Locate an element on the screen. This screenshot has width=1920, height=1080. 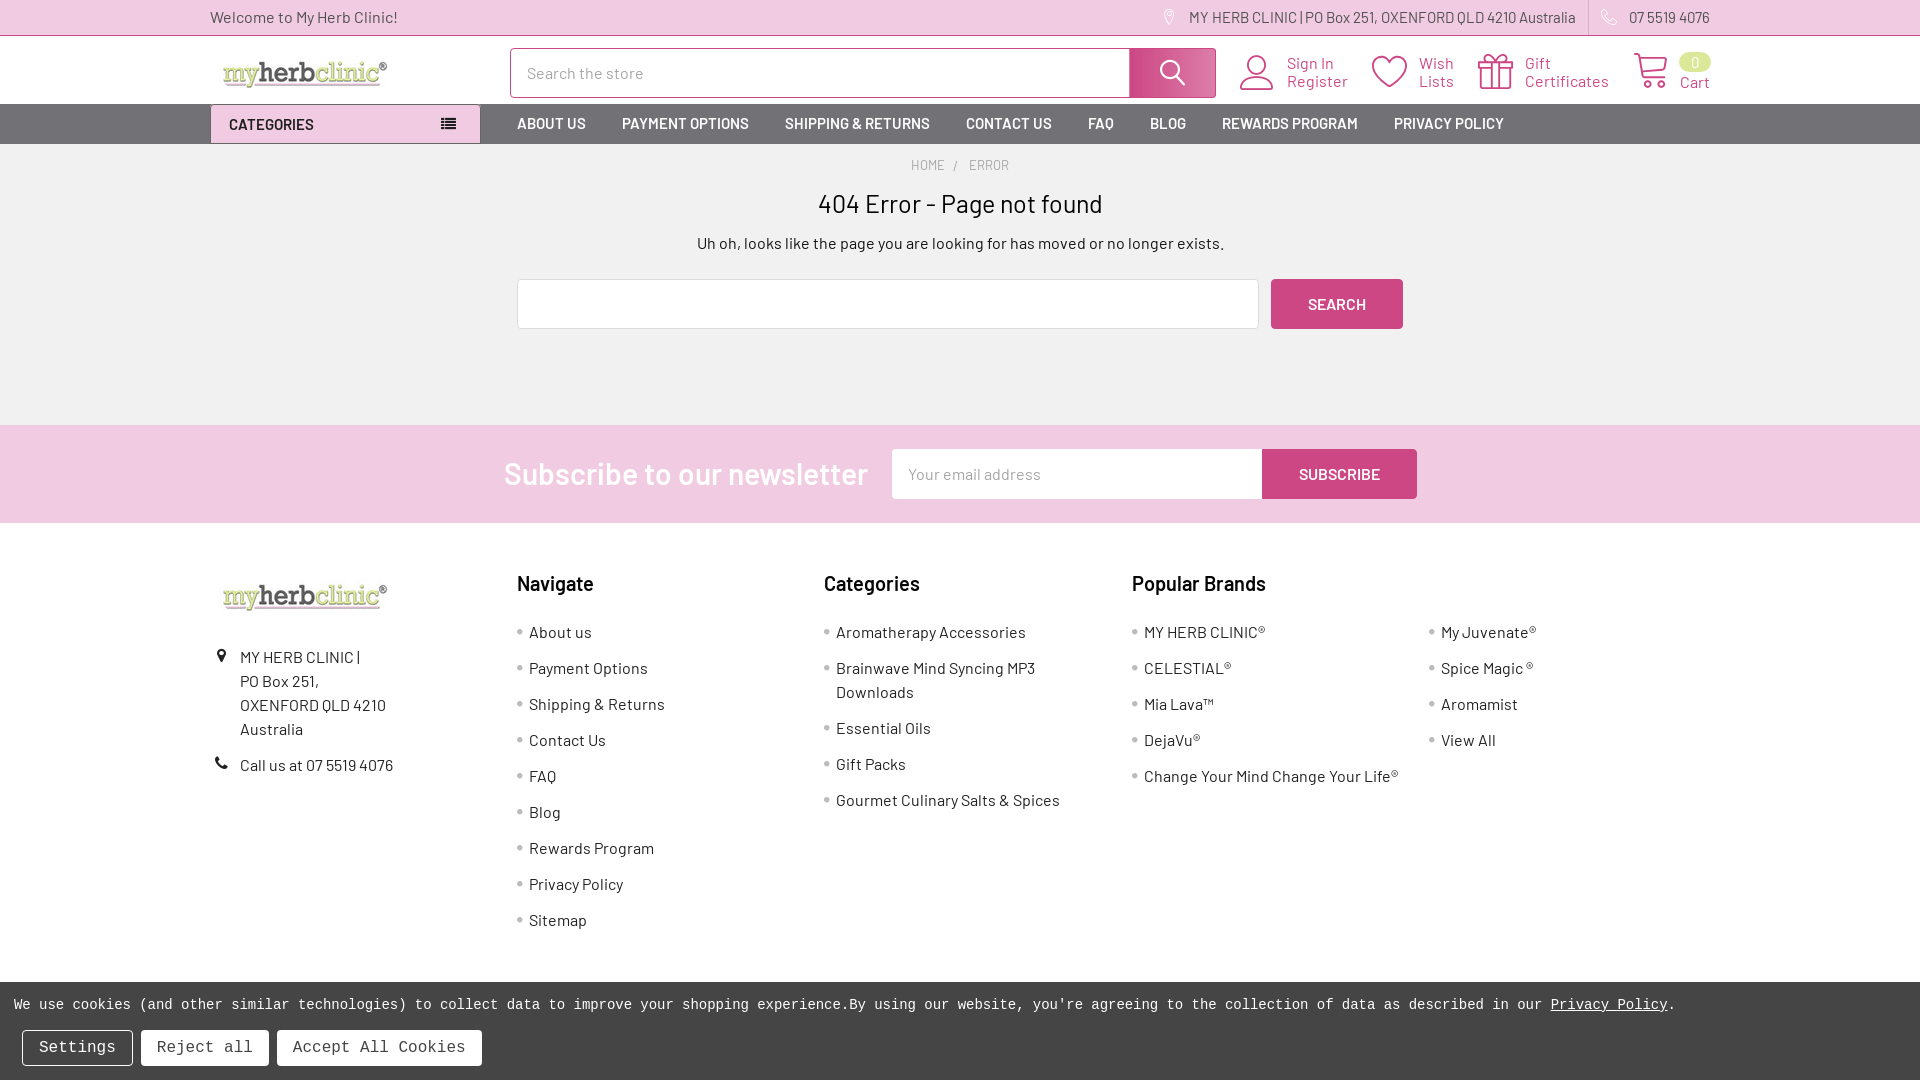
'Cart is located at coordinates (1632, 71).